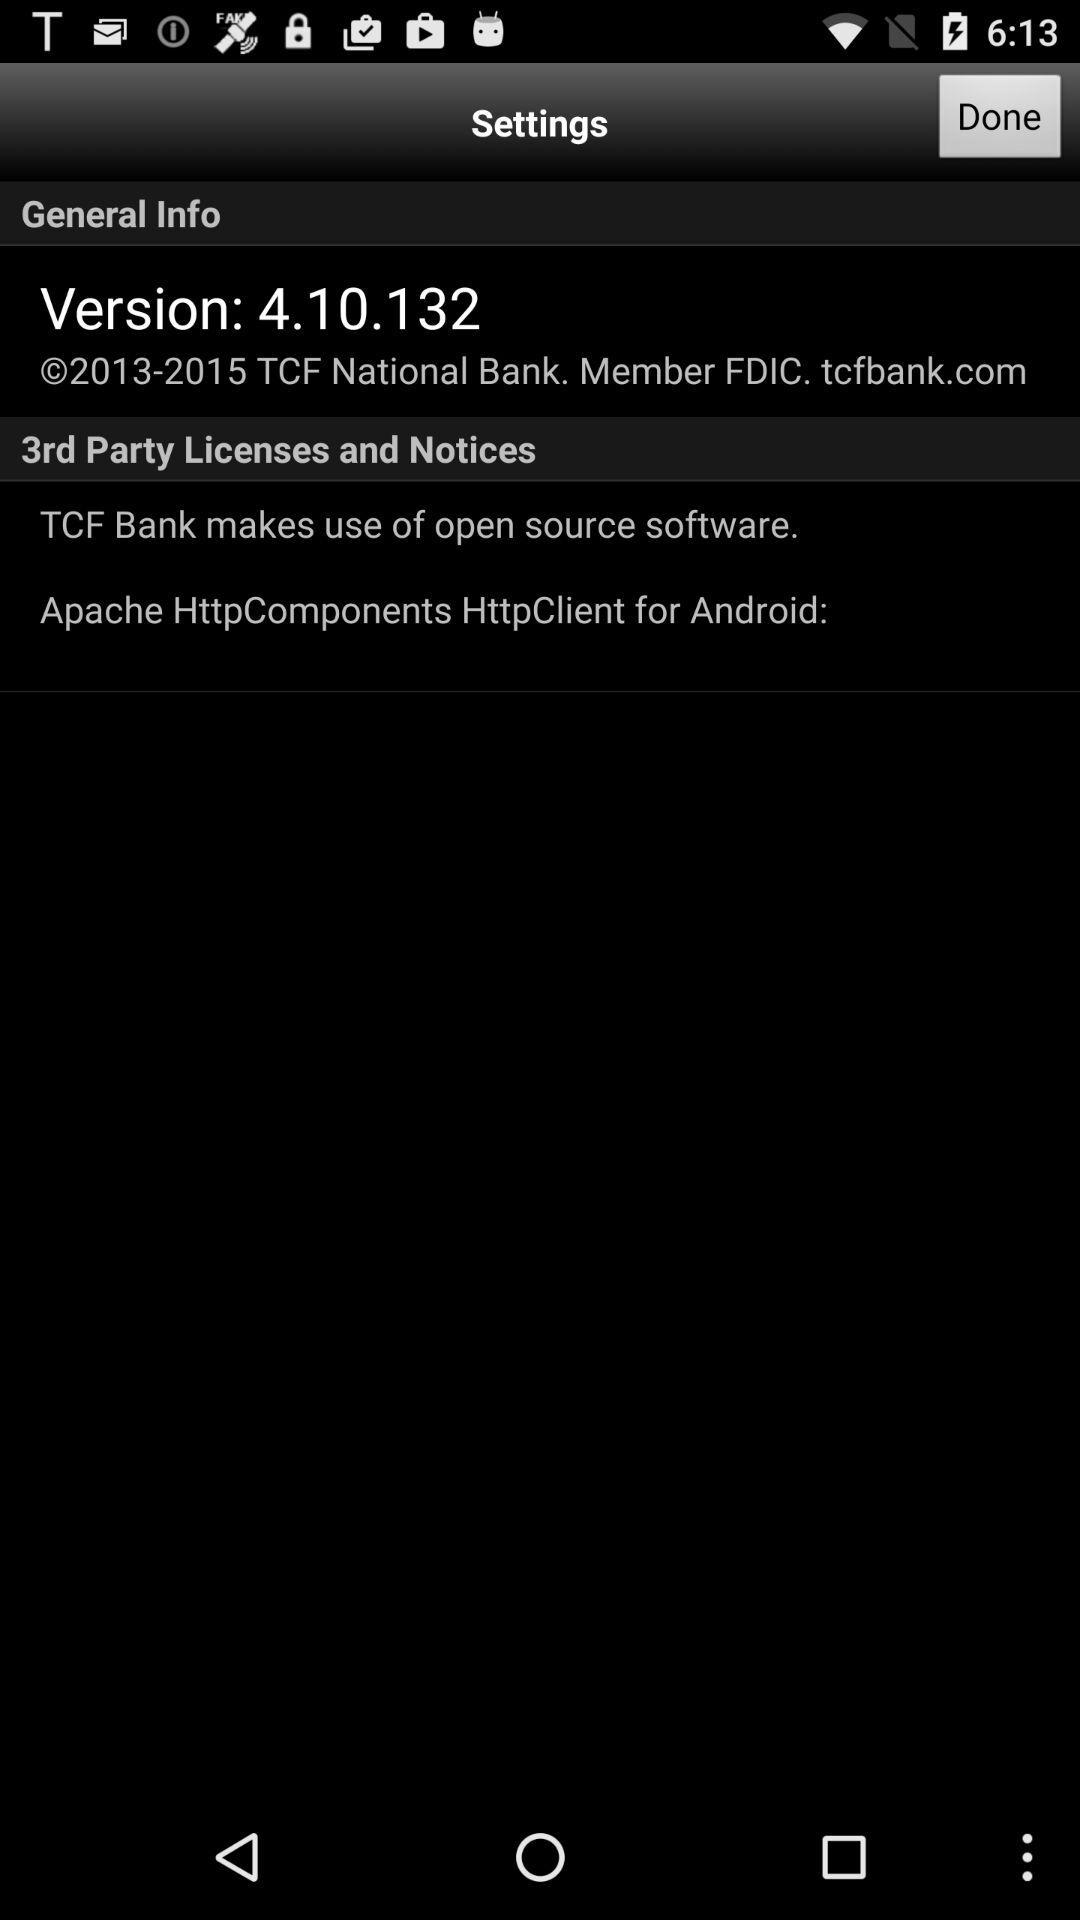 This screenshot has height=1920, width=1080. I want to click on button at the top right corner, so click(1000, 121).